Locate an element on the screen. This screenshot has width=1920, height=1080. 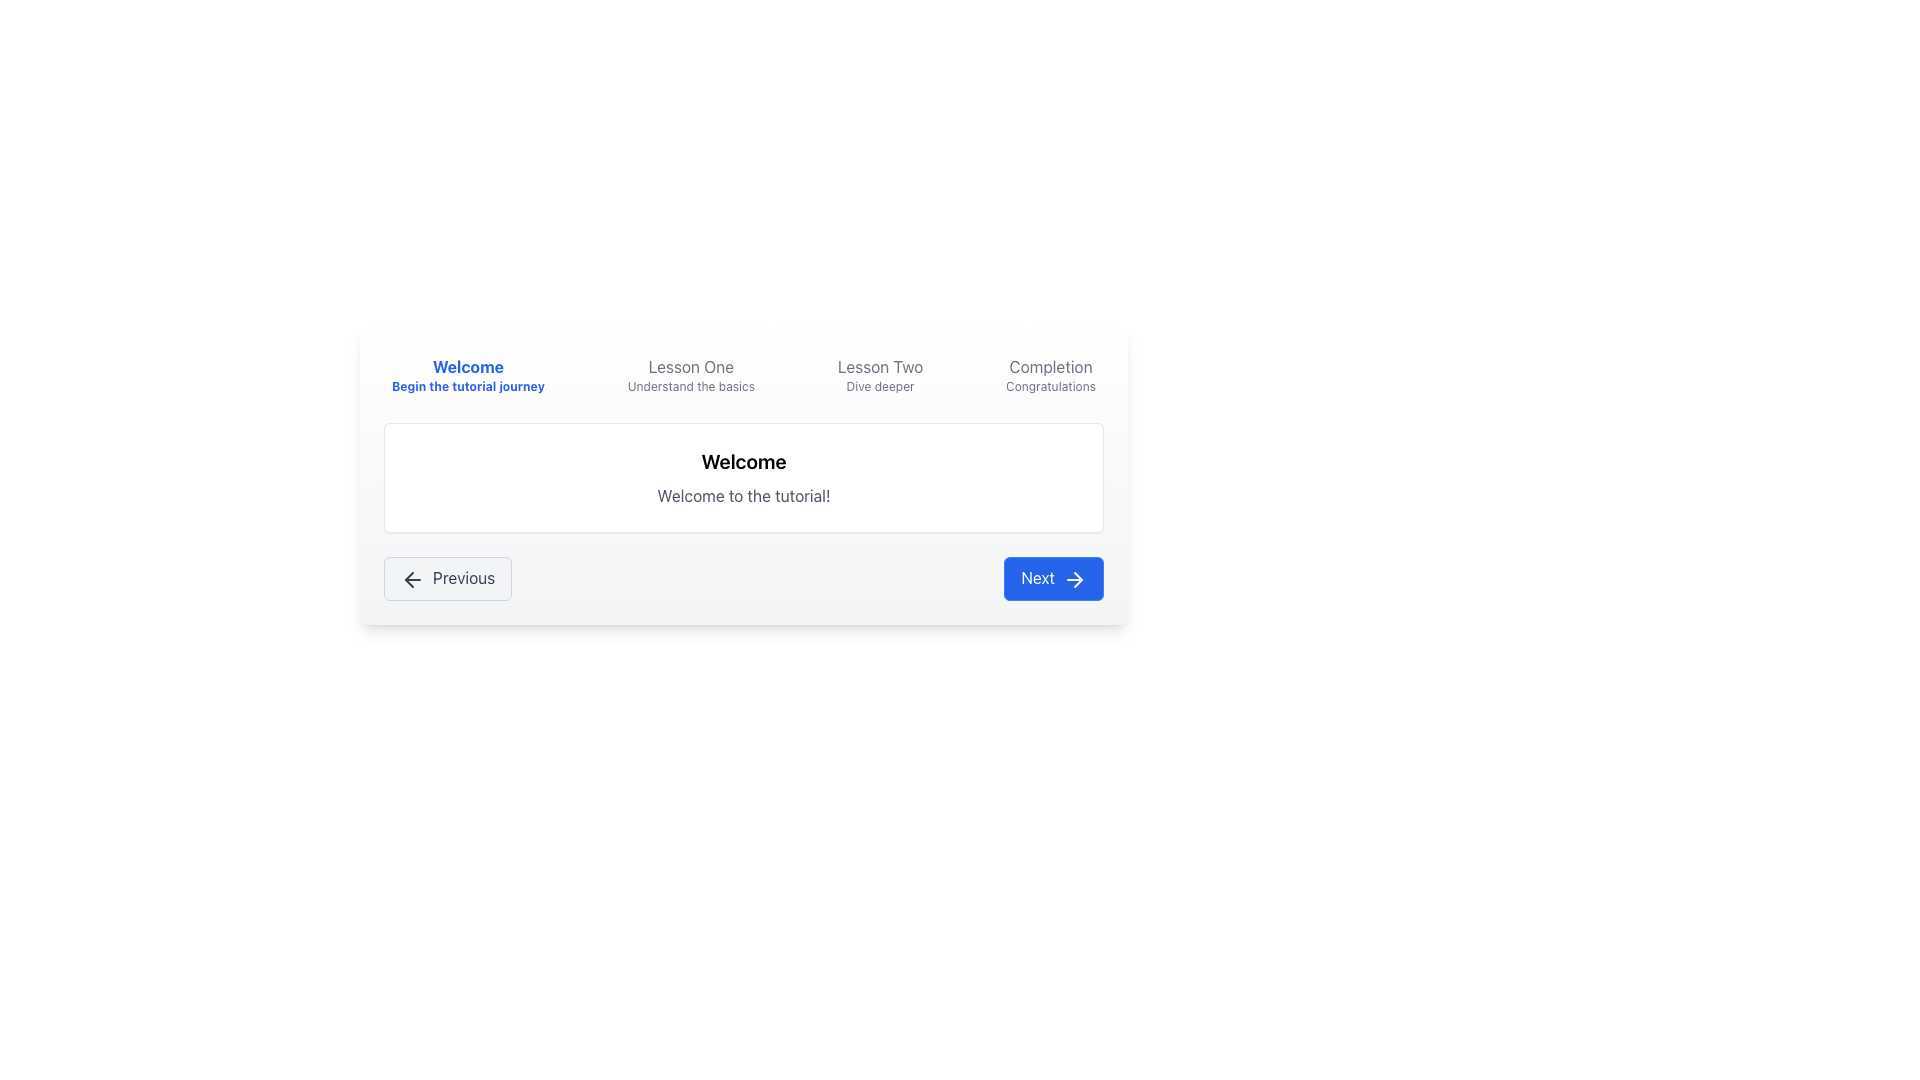
the text label displaying 'Lesson One', which is styled in gray and positioned above 'Understand the basics' in the menu listing lessons is located at coordinates (691, 366).